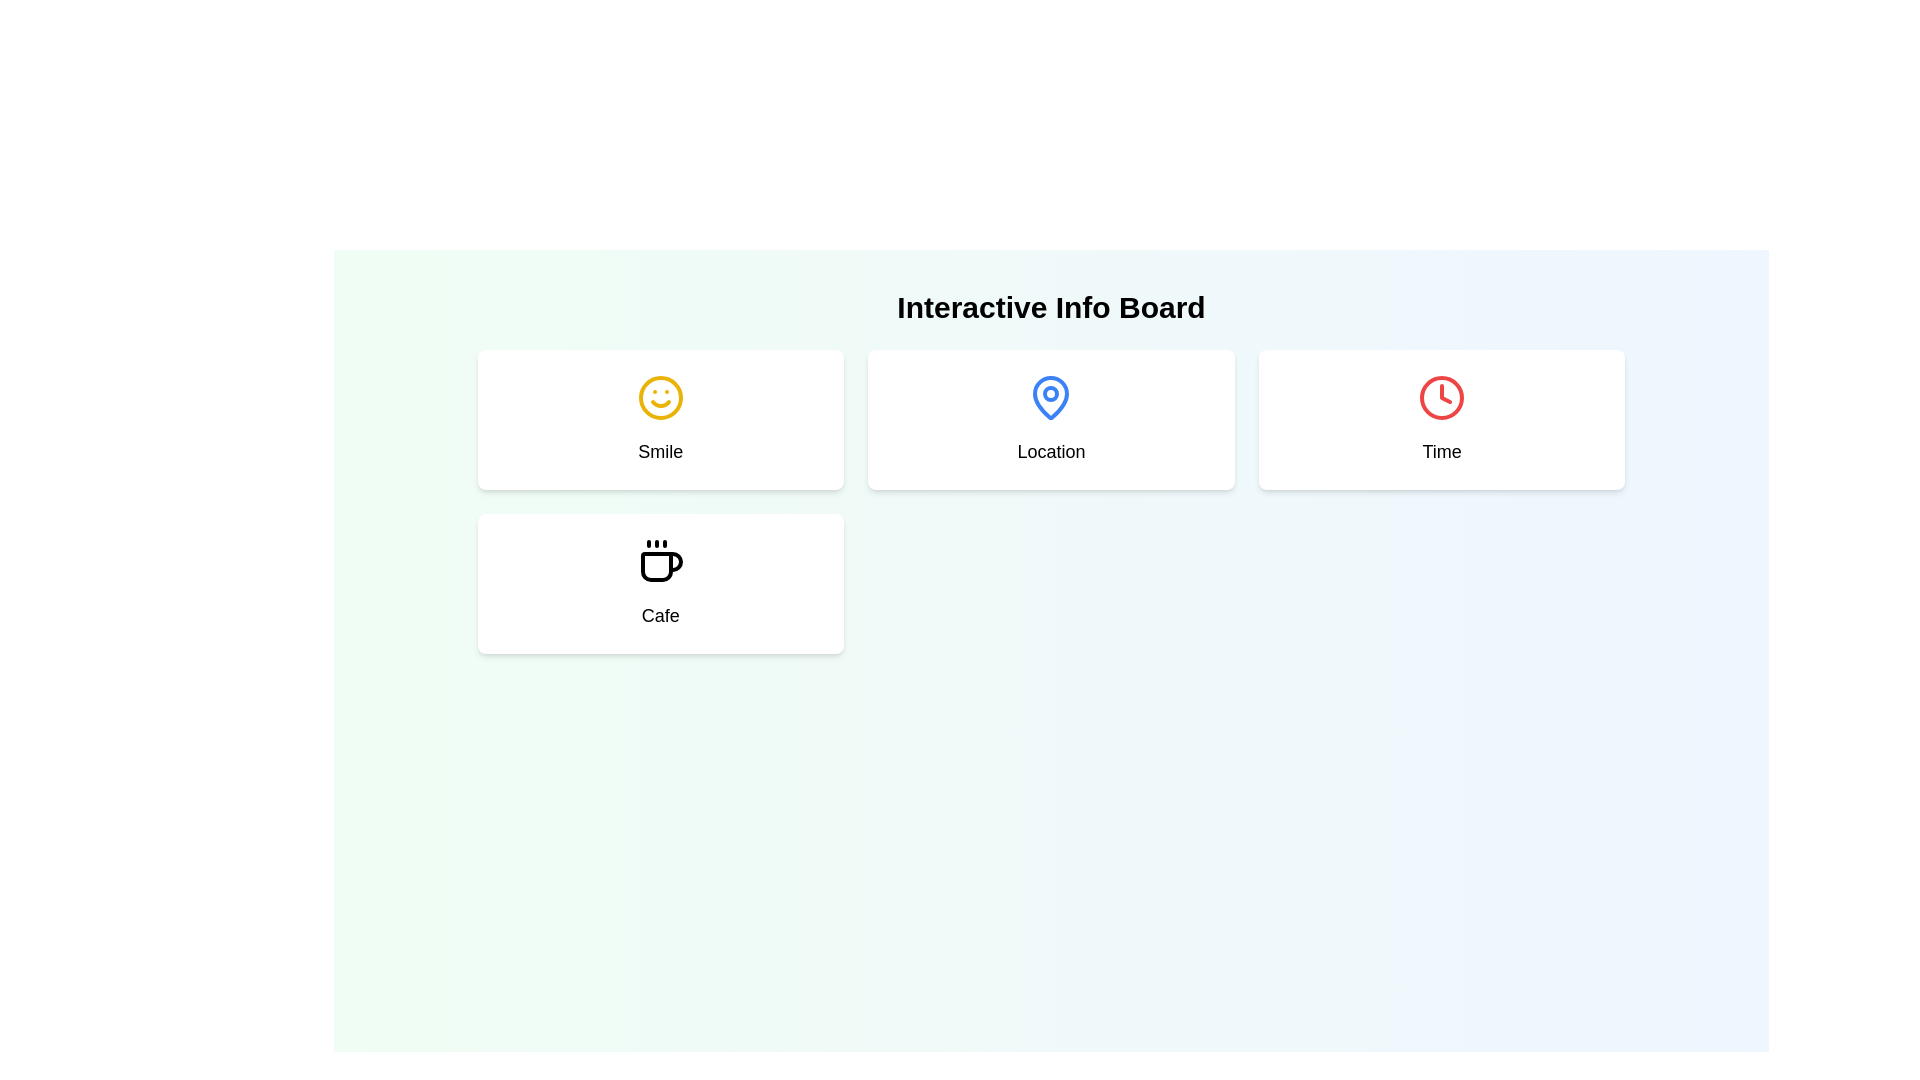 The width and height of the screenshot is (1920, 1080). I want to click on the rectangular card with a white background and rounded corners that displays a coffee cup icon and the text 'Cafe', located in the bottom-left quadrant of a 2x2 grid layout, so click(660, 583).